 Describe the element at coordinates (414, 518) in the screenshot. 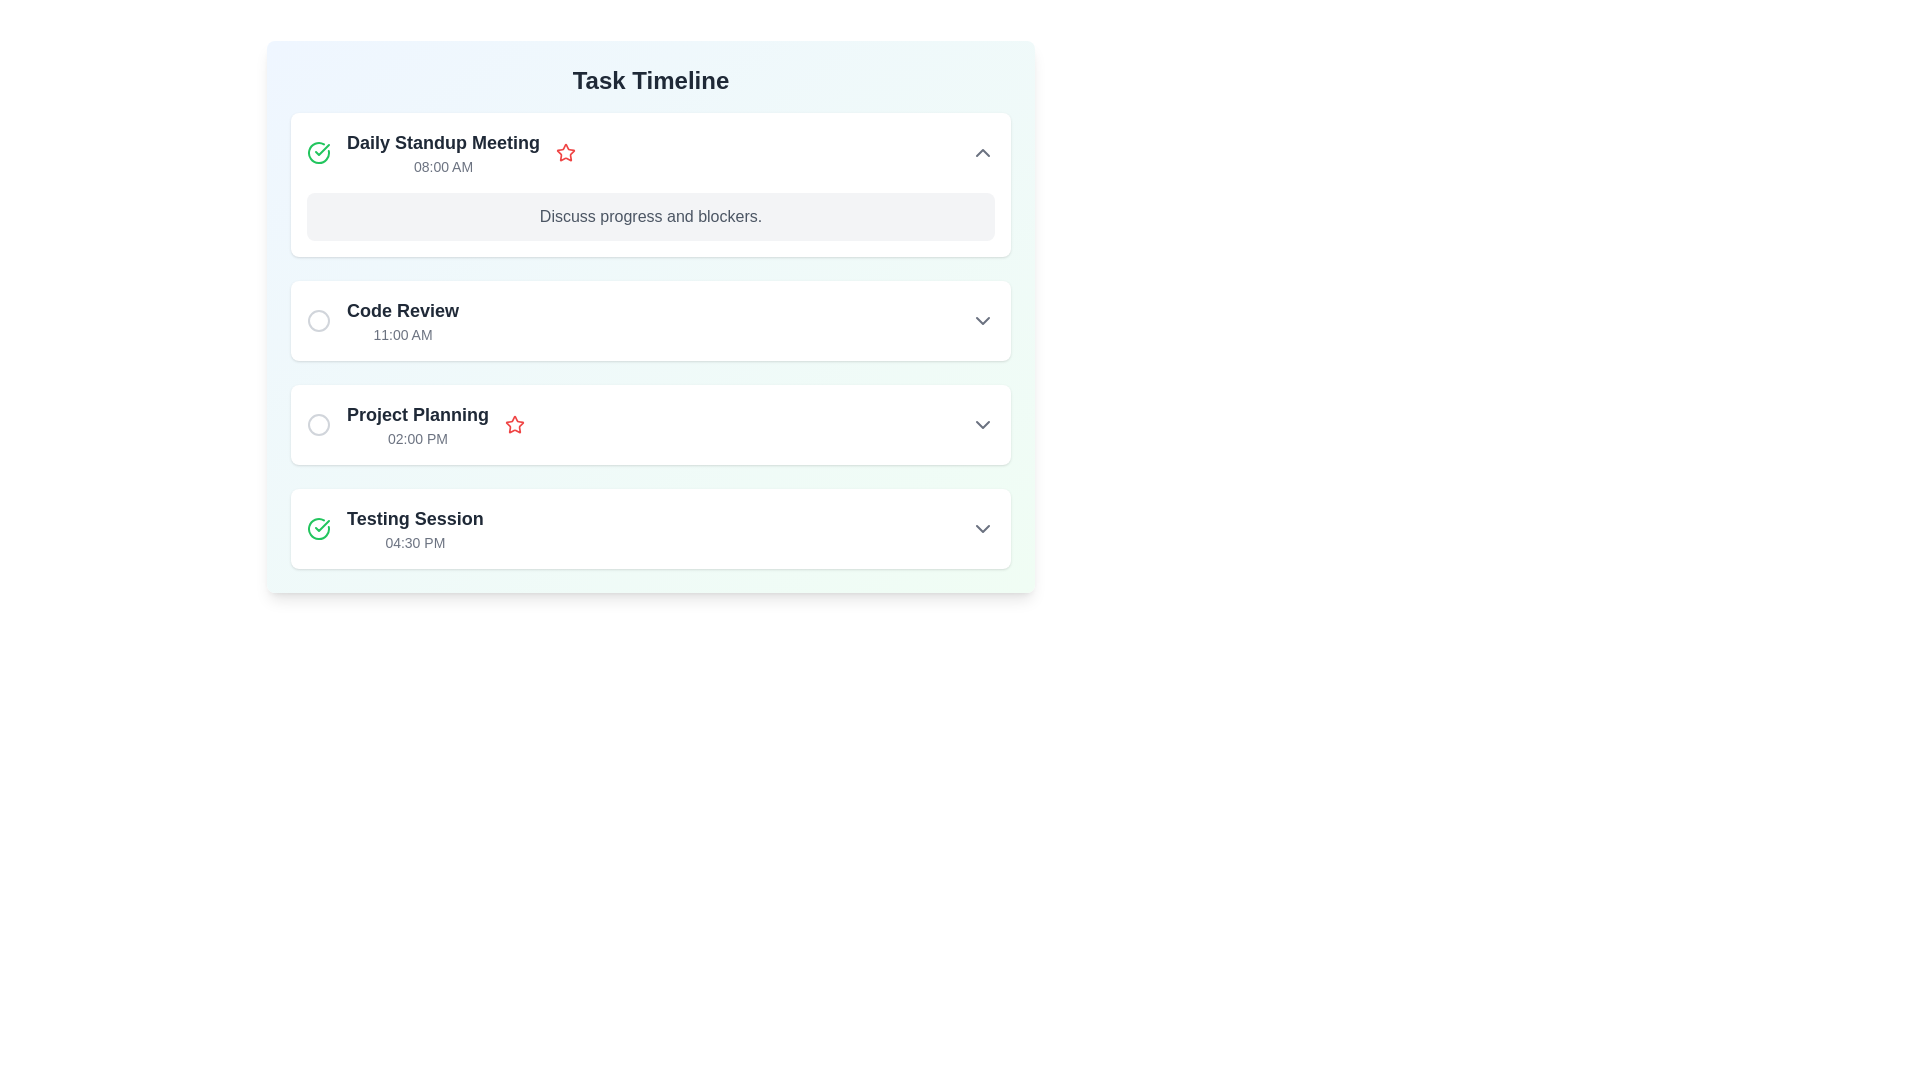

I see `text label that serves as the title for the task item 'Testing Session', located at the bottom of the task list, to understand the task title` at that location.